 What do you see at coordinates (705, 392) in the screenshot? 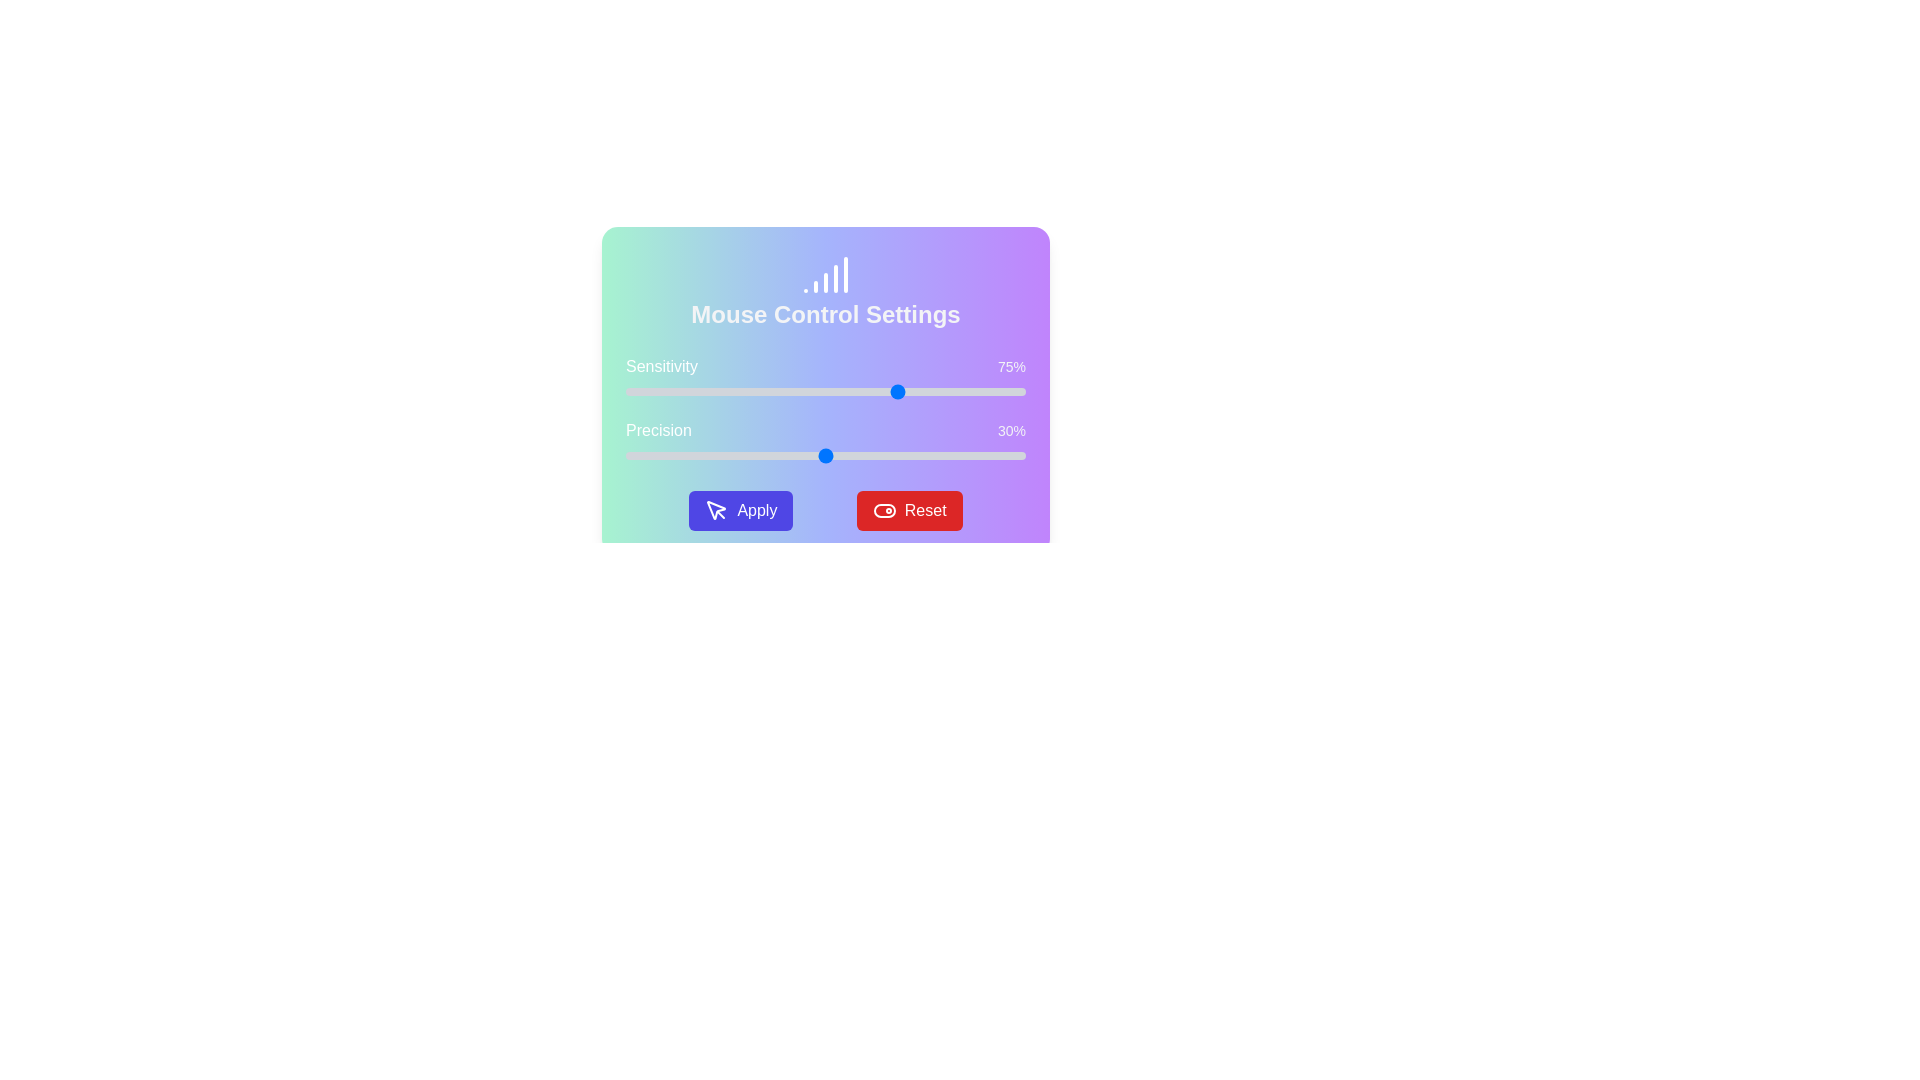
I see `the sensitivity` at bounding box center [705, 392].